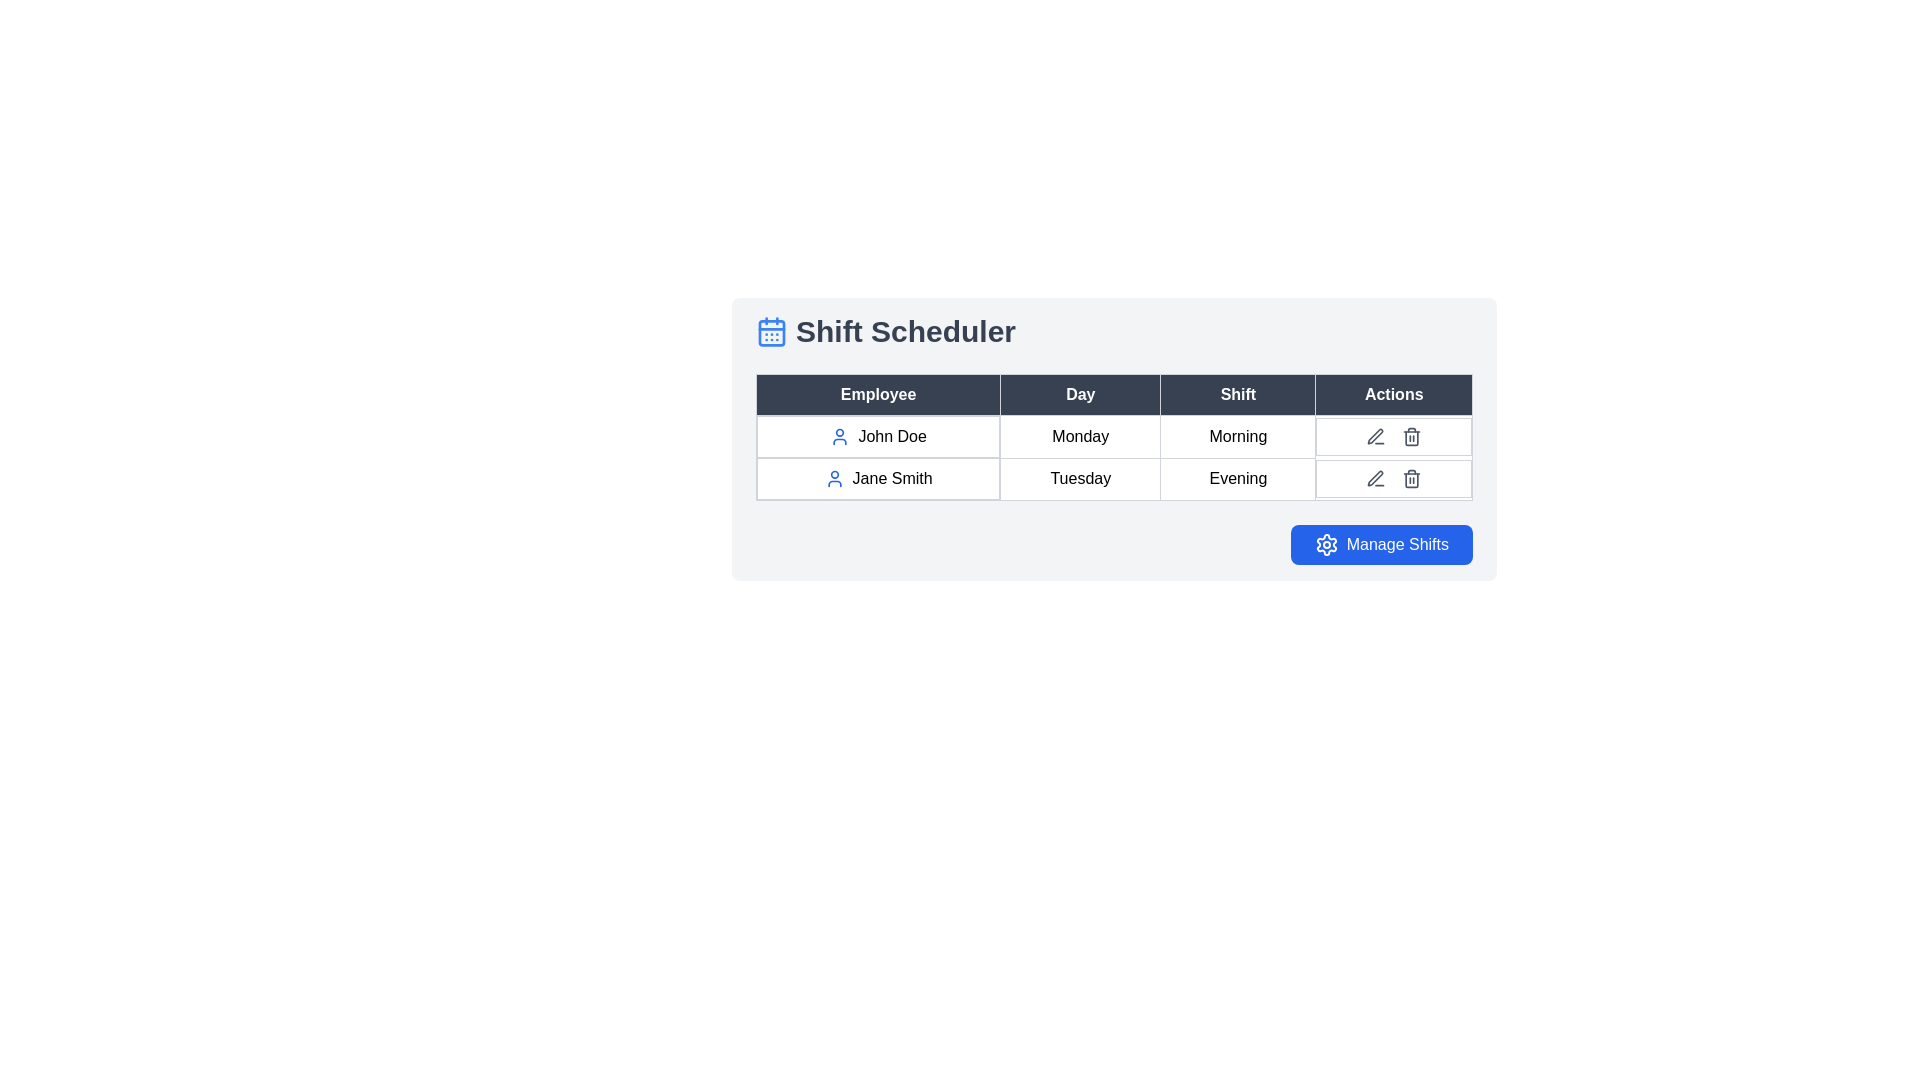 The image size is (1920, 1080). Describe the element at coordinates (834, 478) in the screenshot. I see `the user icon associated with 'Jane Smith' in the second instance within the 'Employee' column of the table` at that location.